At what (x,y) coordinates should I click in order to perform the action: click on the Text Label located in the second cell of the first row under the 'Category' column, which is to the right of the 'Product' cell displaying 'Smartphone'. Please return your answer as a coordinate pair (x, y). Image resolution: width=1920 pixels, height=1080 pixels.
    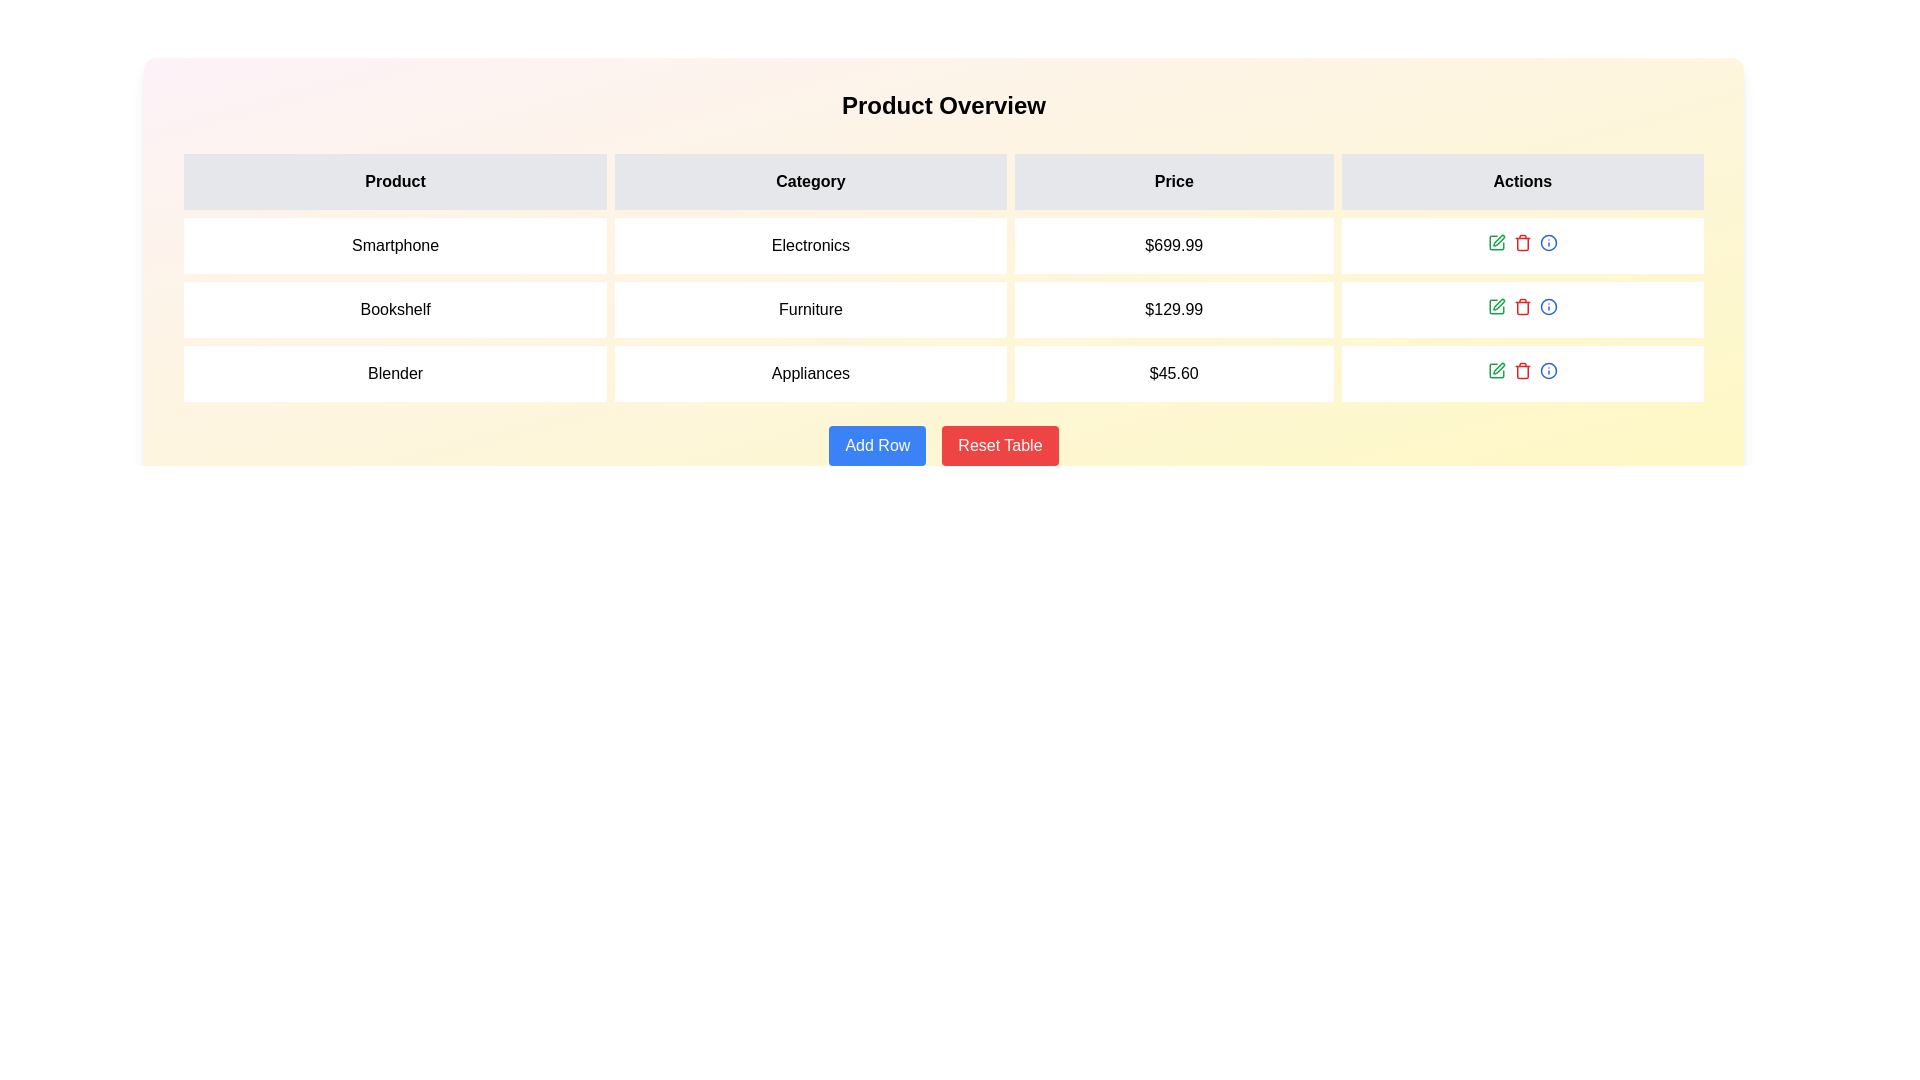
    Looking at the image, I should click on (811, 245).